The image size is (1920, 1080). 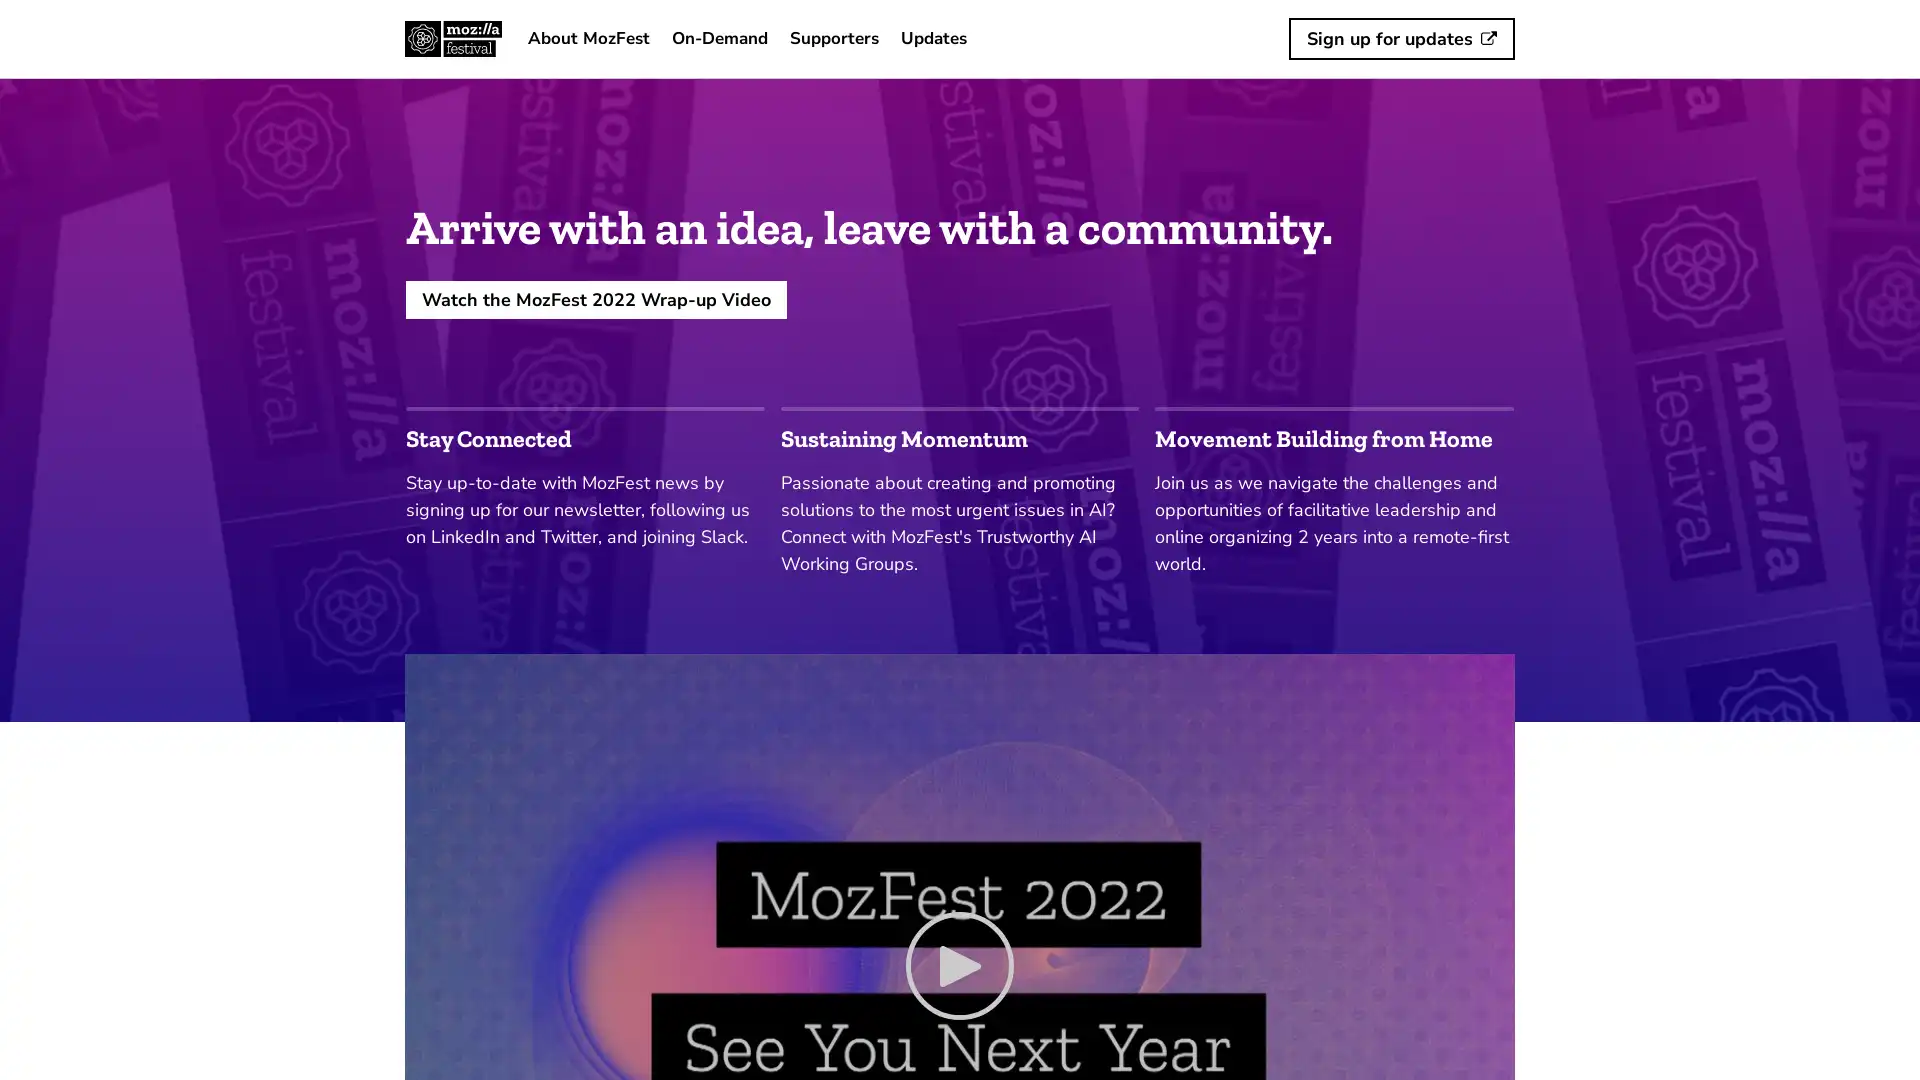 I want to click on Go to slide 3, so click(x=1334, y=407).